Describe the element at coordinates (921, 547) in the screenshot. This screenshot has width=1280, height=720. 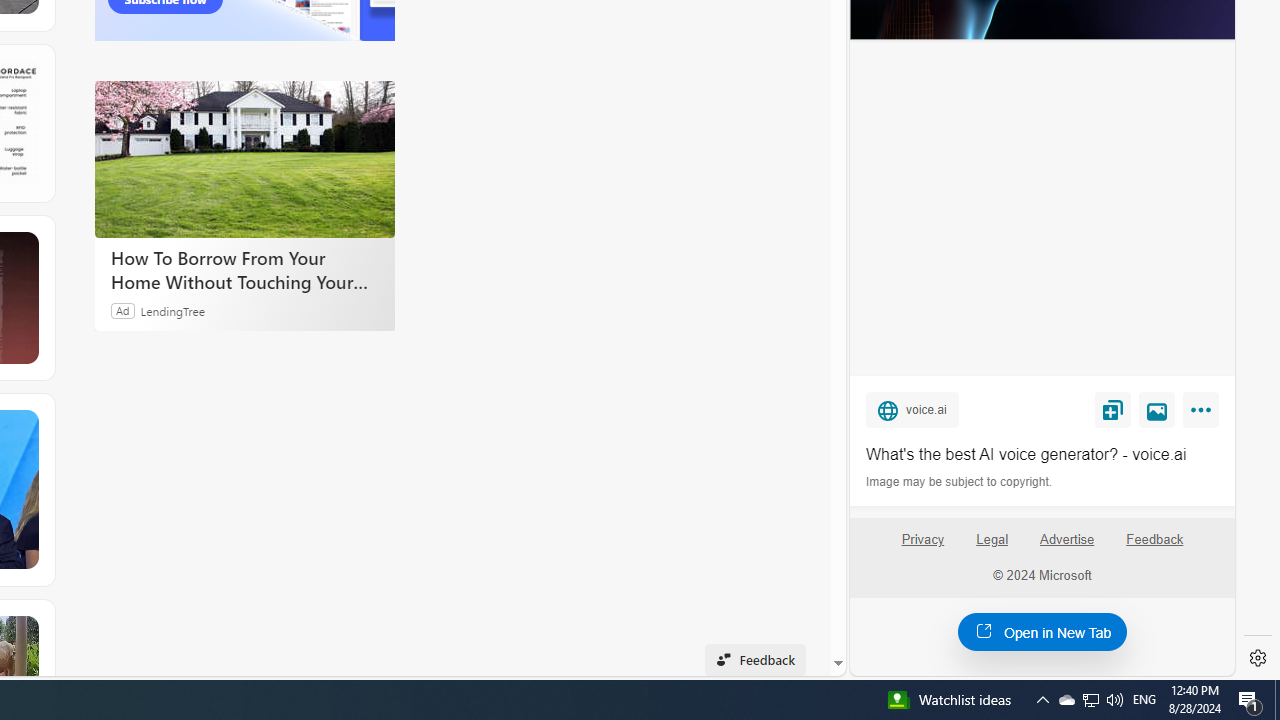
I see `'Privacy'` at that location.